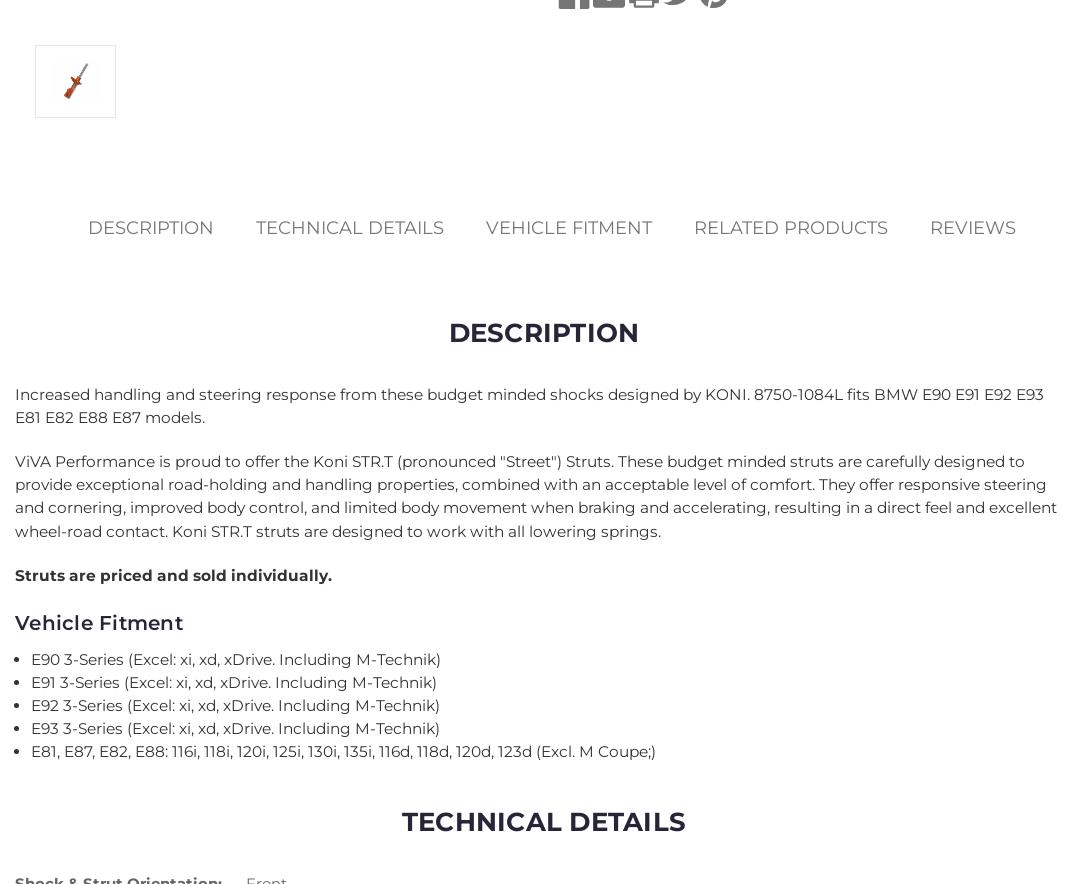 The width and height of the screenshot is (1088, 884). I want to click on 'Description', so click(150, 227).